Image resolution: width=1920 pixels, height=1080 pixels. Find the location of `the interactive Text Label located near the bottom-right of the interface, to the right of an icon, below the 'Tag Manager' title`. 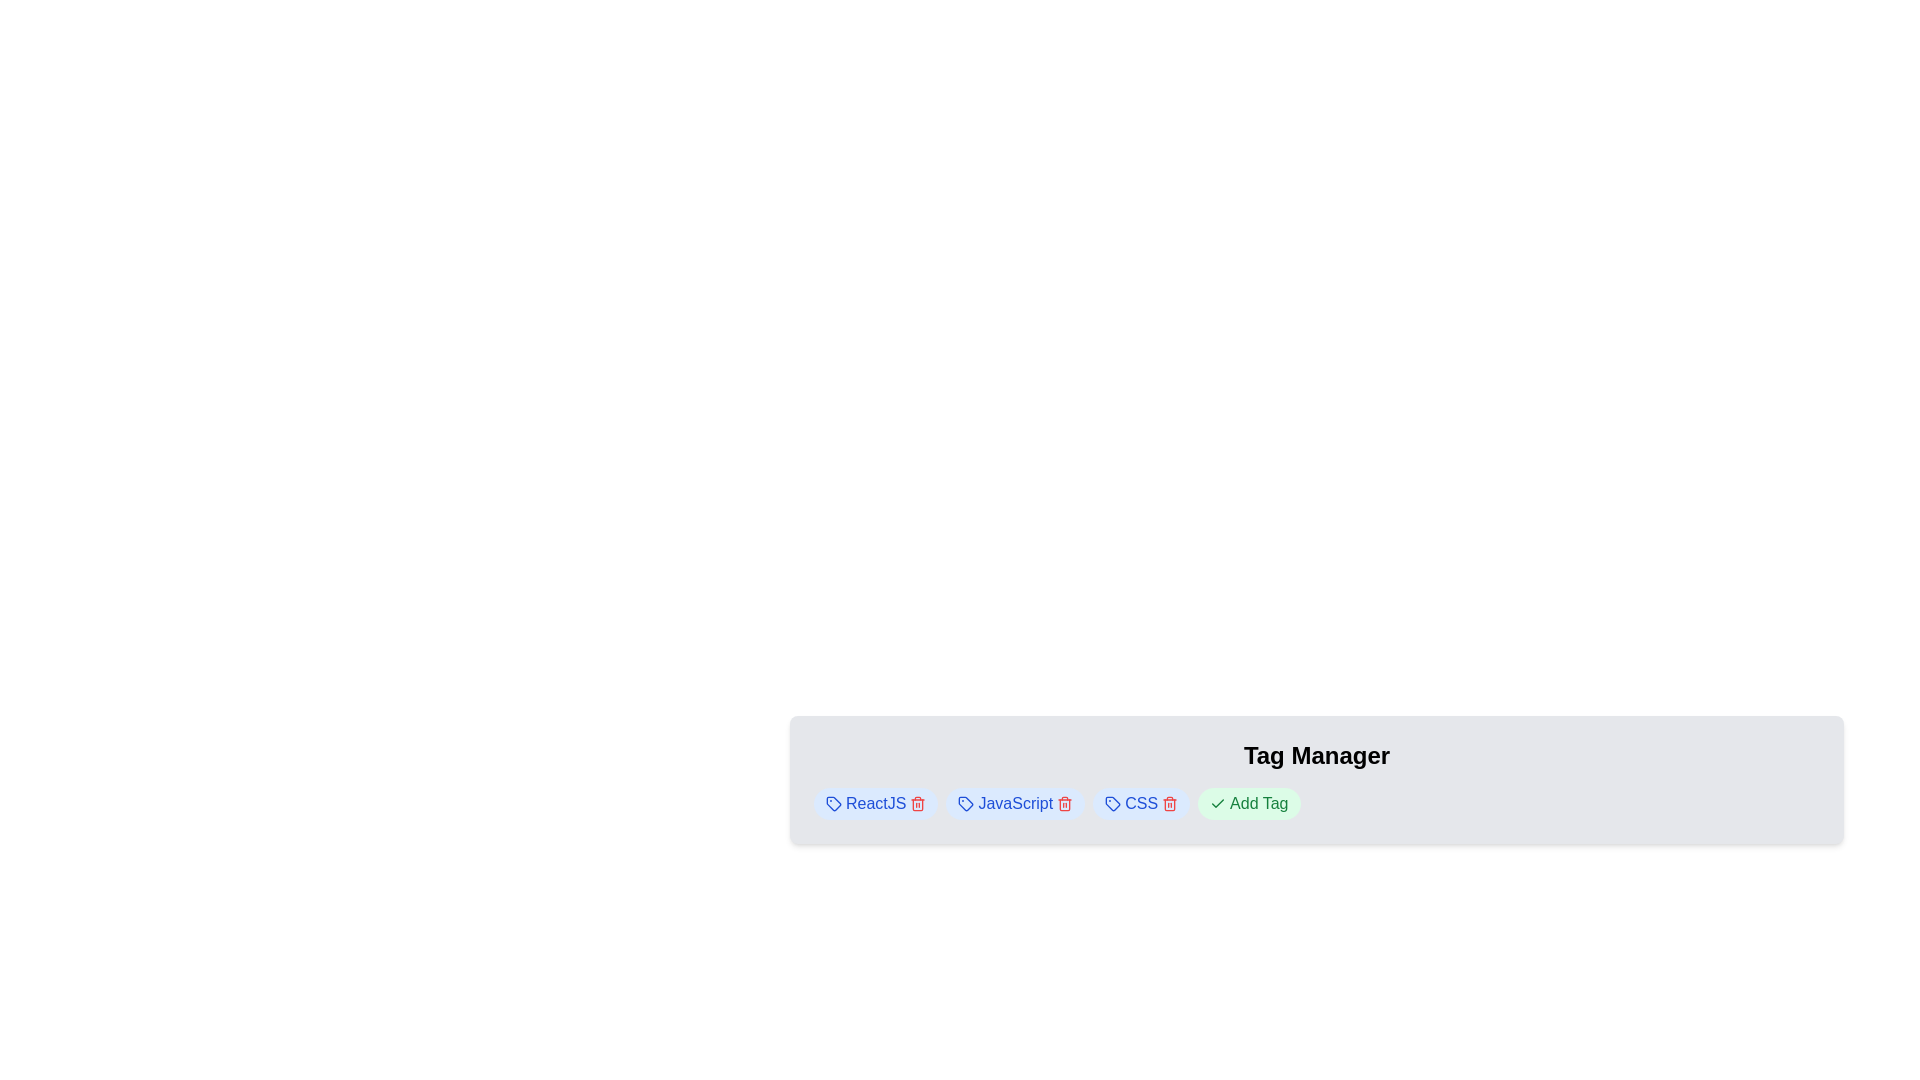

the interactive Text Label located near the bottom-right of the interface, to the right of an icon, below the 'Tag Manager' title is located at coordinates (1258, 802).